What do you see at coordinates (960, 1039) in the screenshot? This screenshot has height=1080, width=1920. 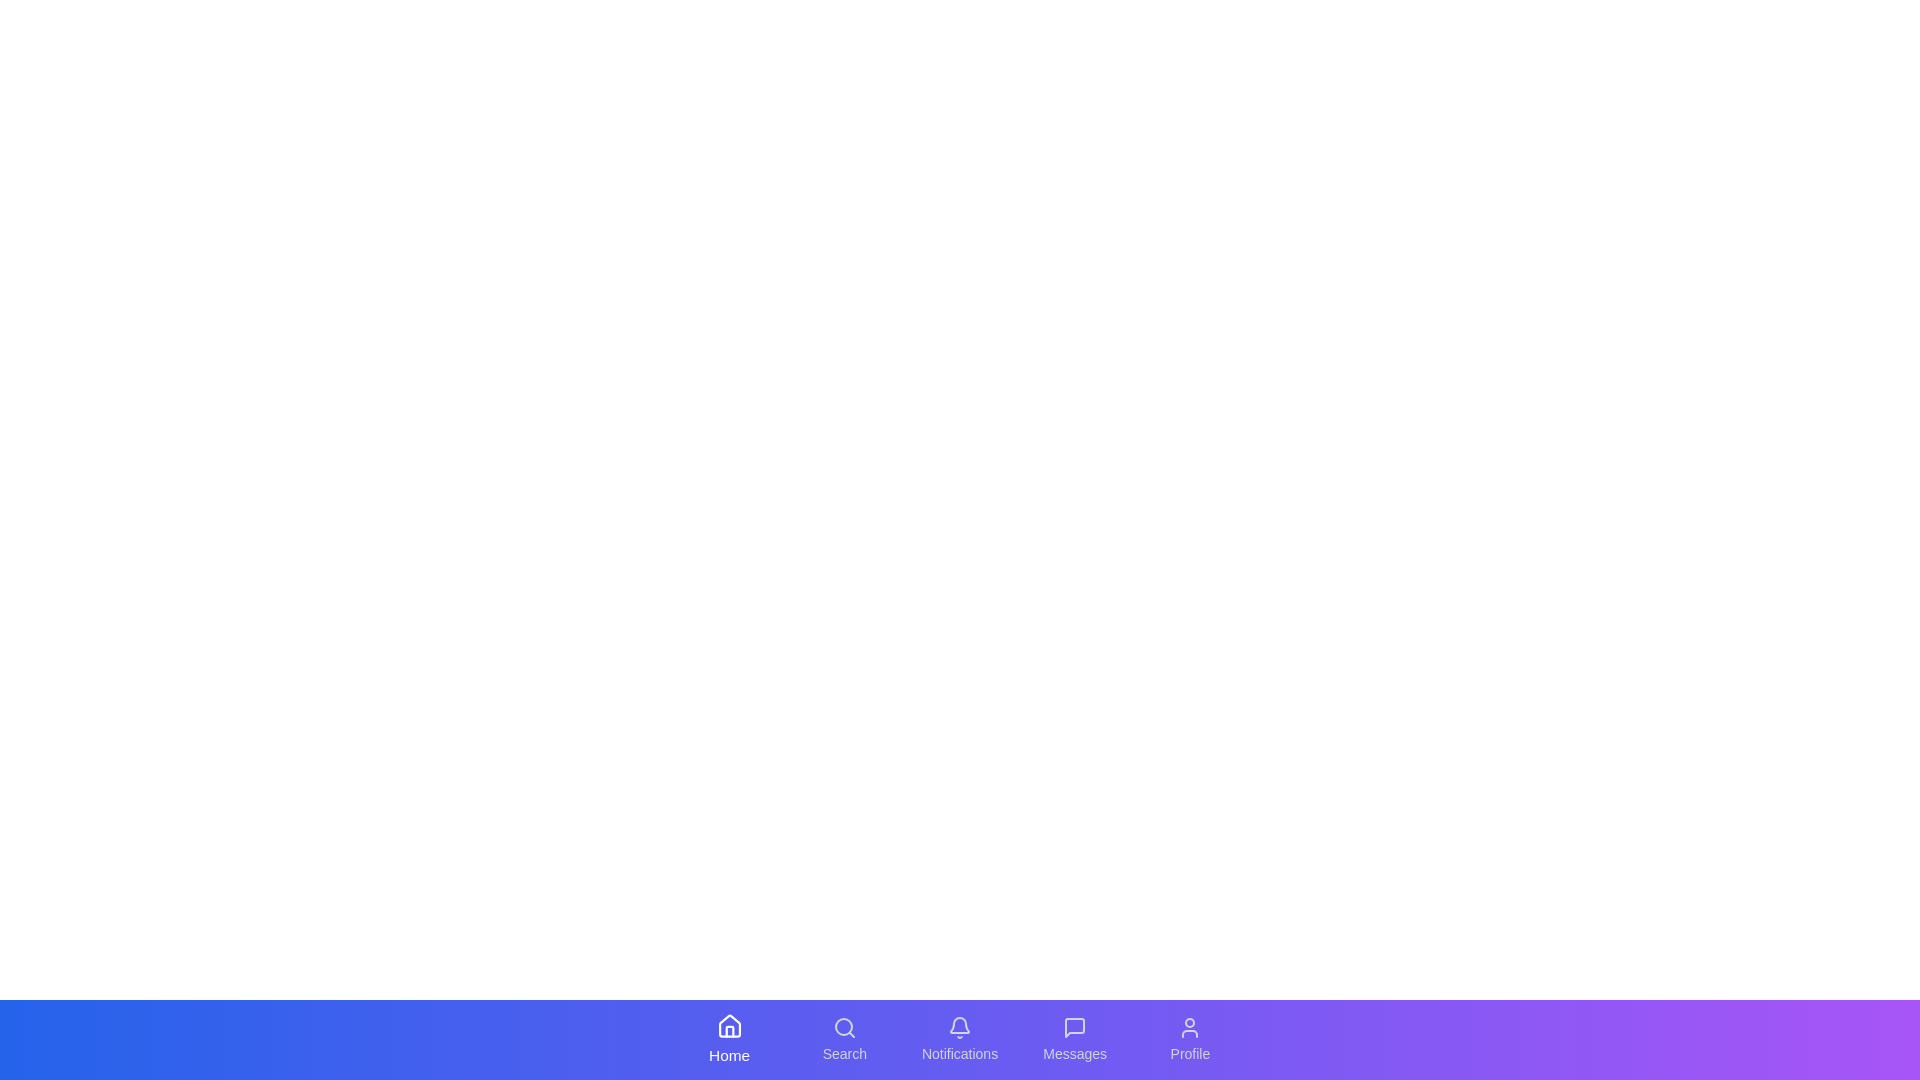 I see `the Notifications tab to inspect its details` at bounding box center [960, 1039].